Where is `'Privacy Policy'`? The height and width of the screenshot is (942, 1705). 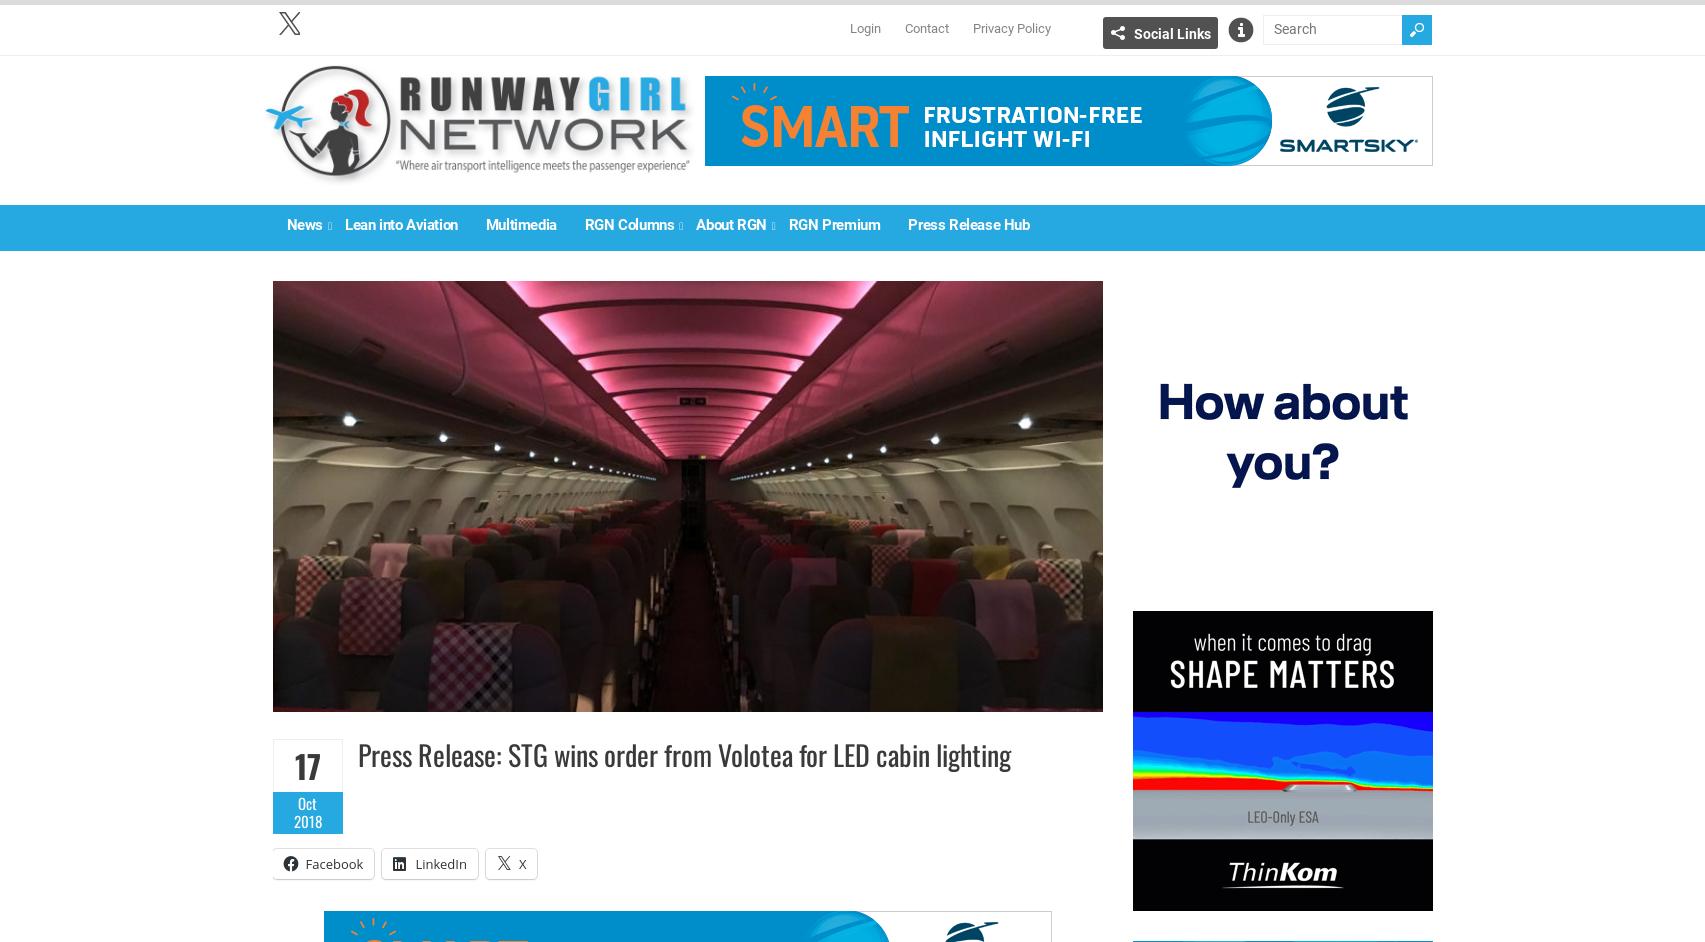 'Privacy Policy' is located at coordinates (971, 28).